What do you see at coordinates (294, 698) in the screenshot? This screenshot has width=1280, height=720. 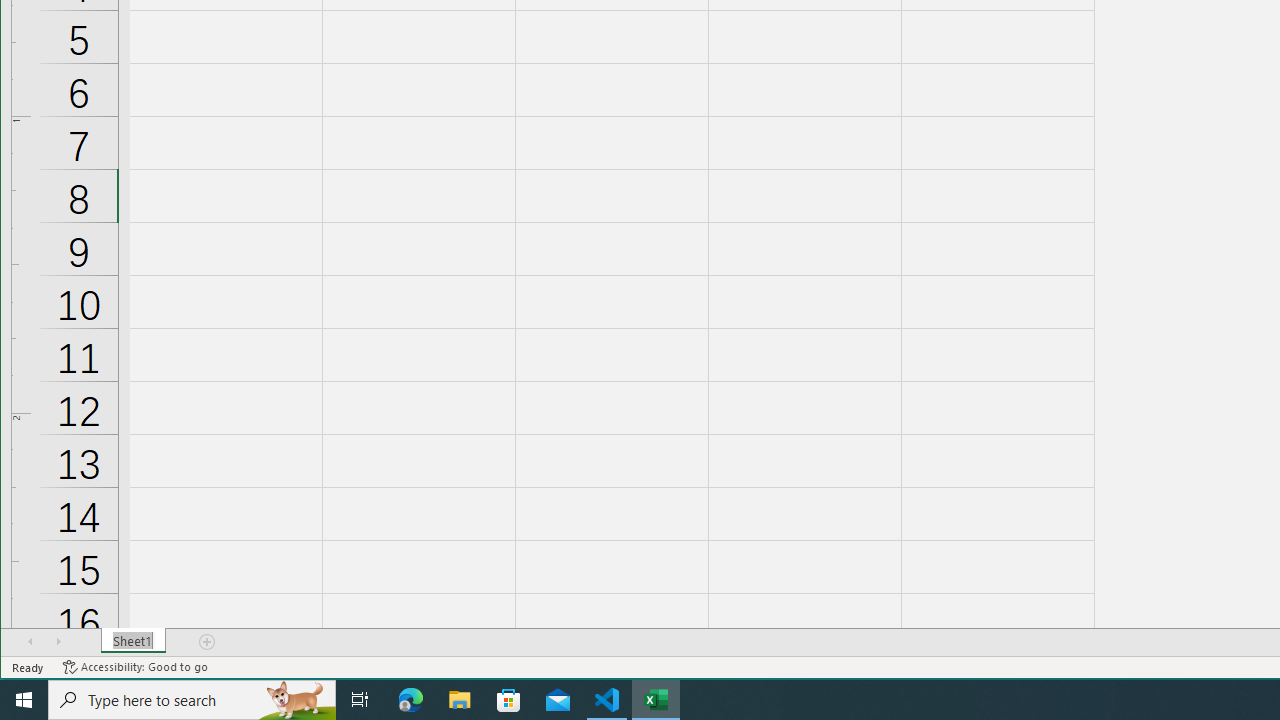 I see `'Search highlights icon opens search home window'` at bounding box center [294, 698].